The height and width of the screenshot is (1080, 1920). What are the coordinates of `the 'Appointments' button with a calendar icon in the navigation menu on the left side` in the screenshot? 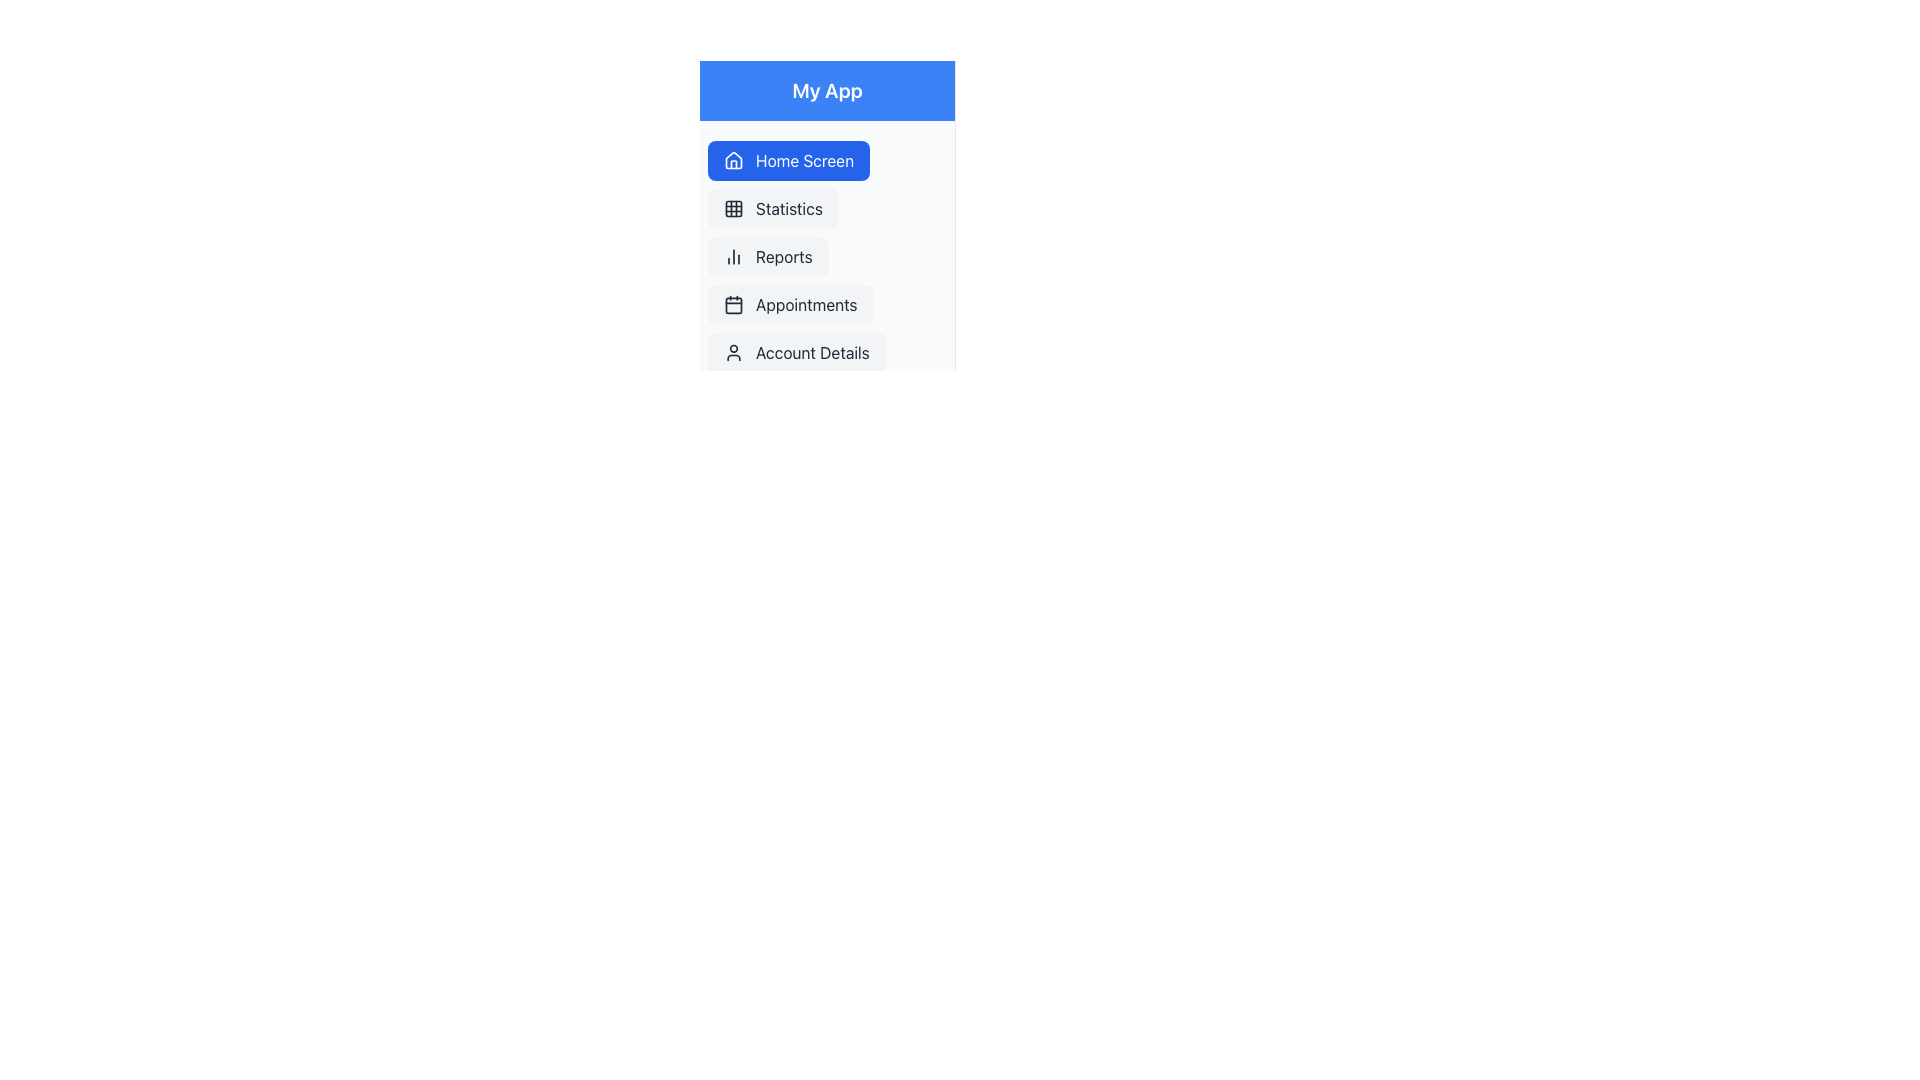 It's located at (789, 304).